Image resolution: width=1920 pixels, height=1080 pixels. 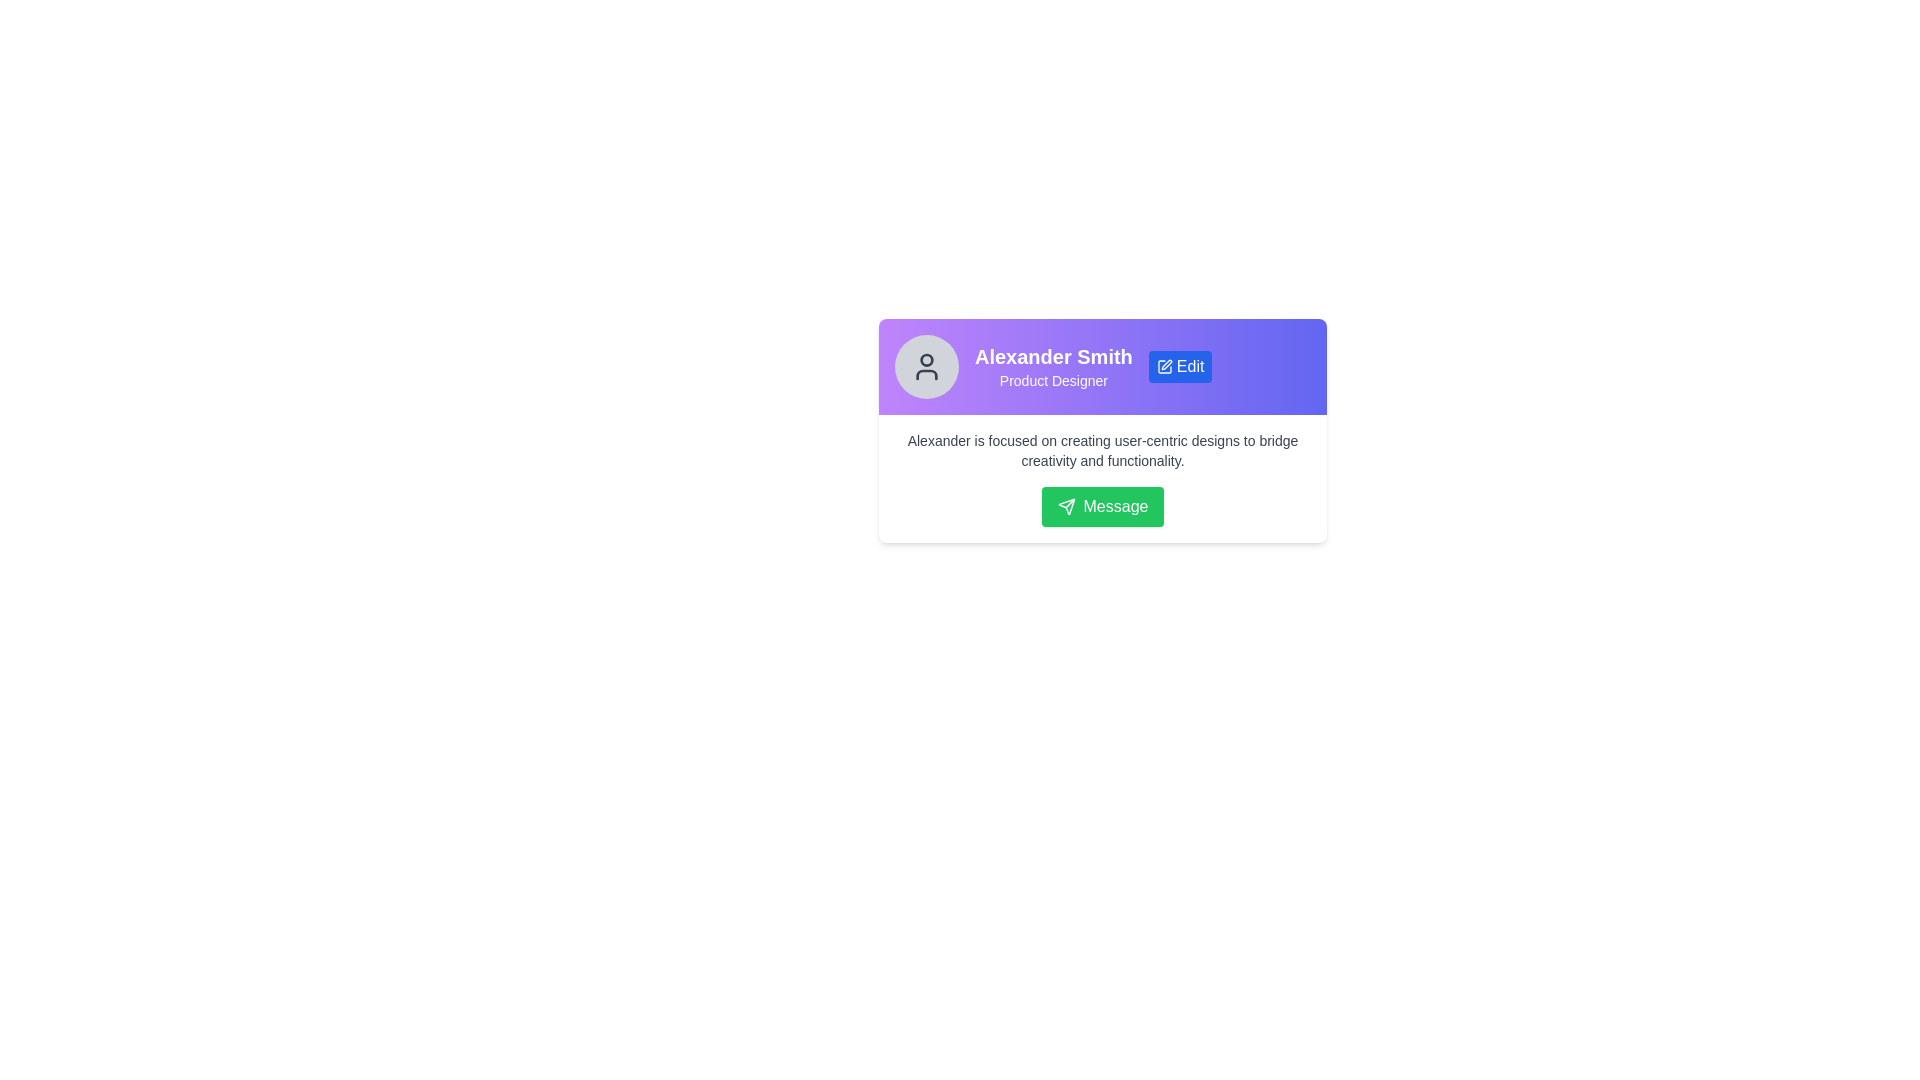 I want to click on the green button labeled 'Message' with a white paper plane icon to initiate the messaging function, so click(x=1102, y=505).